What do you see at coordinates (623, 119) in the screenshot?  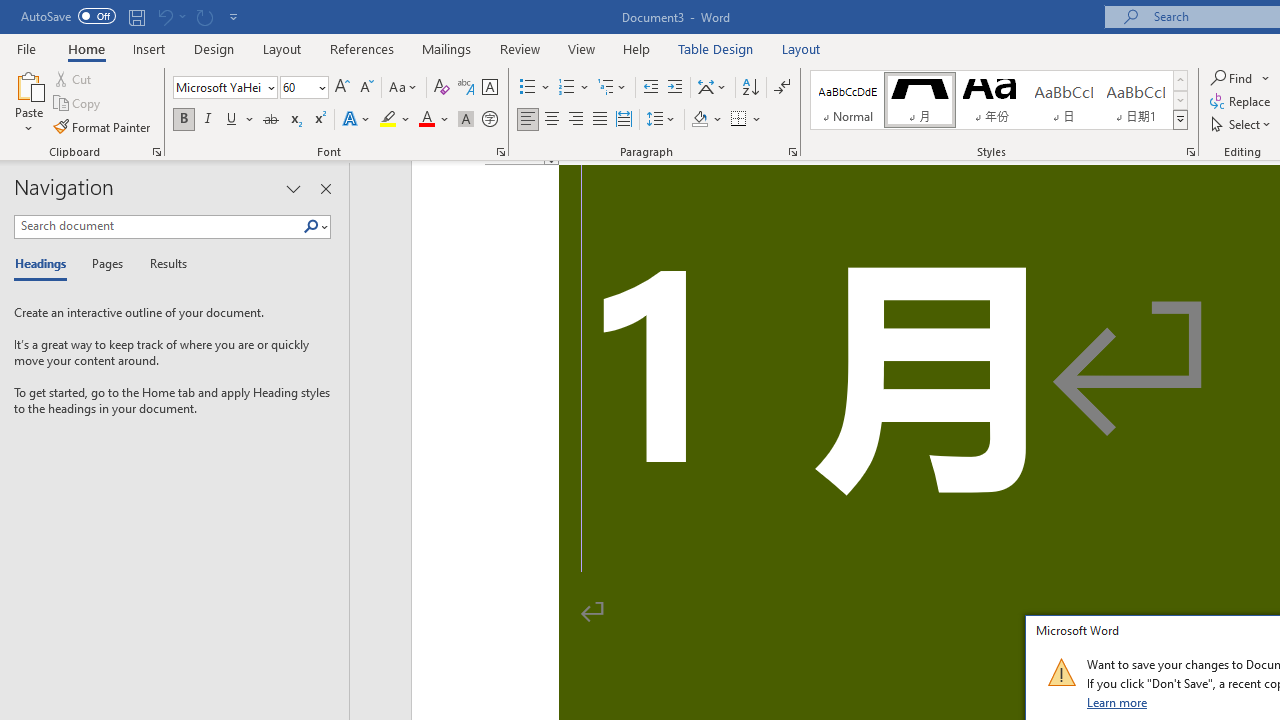 I see `'Distributed'` at bounding box center [623, 119].